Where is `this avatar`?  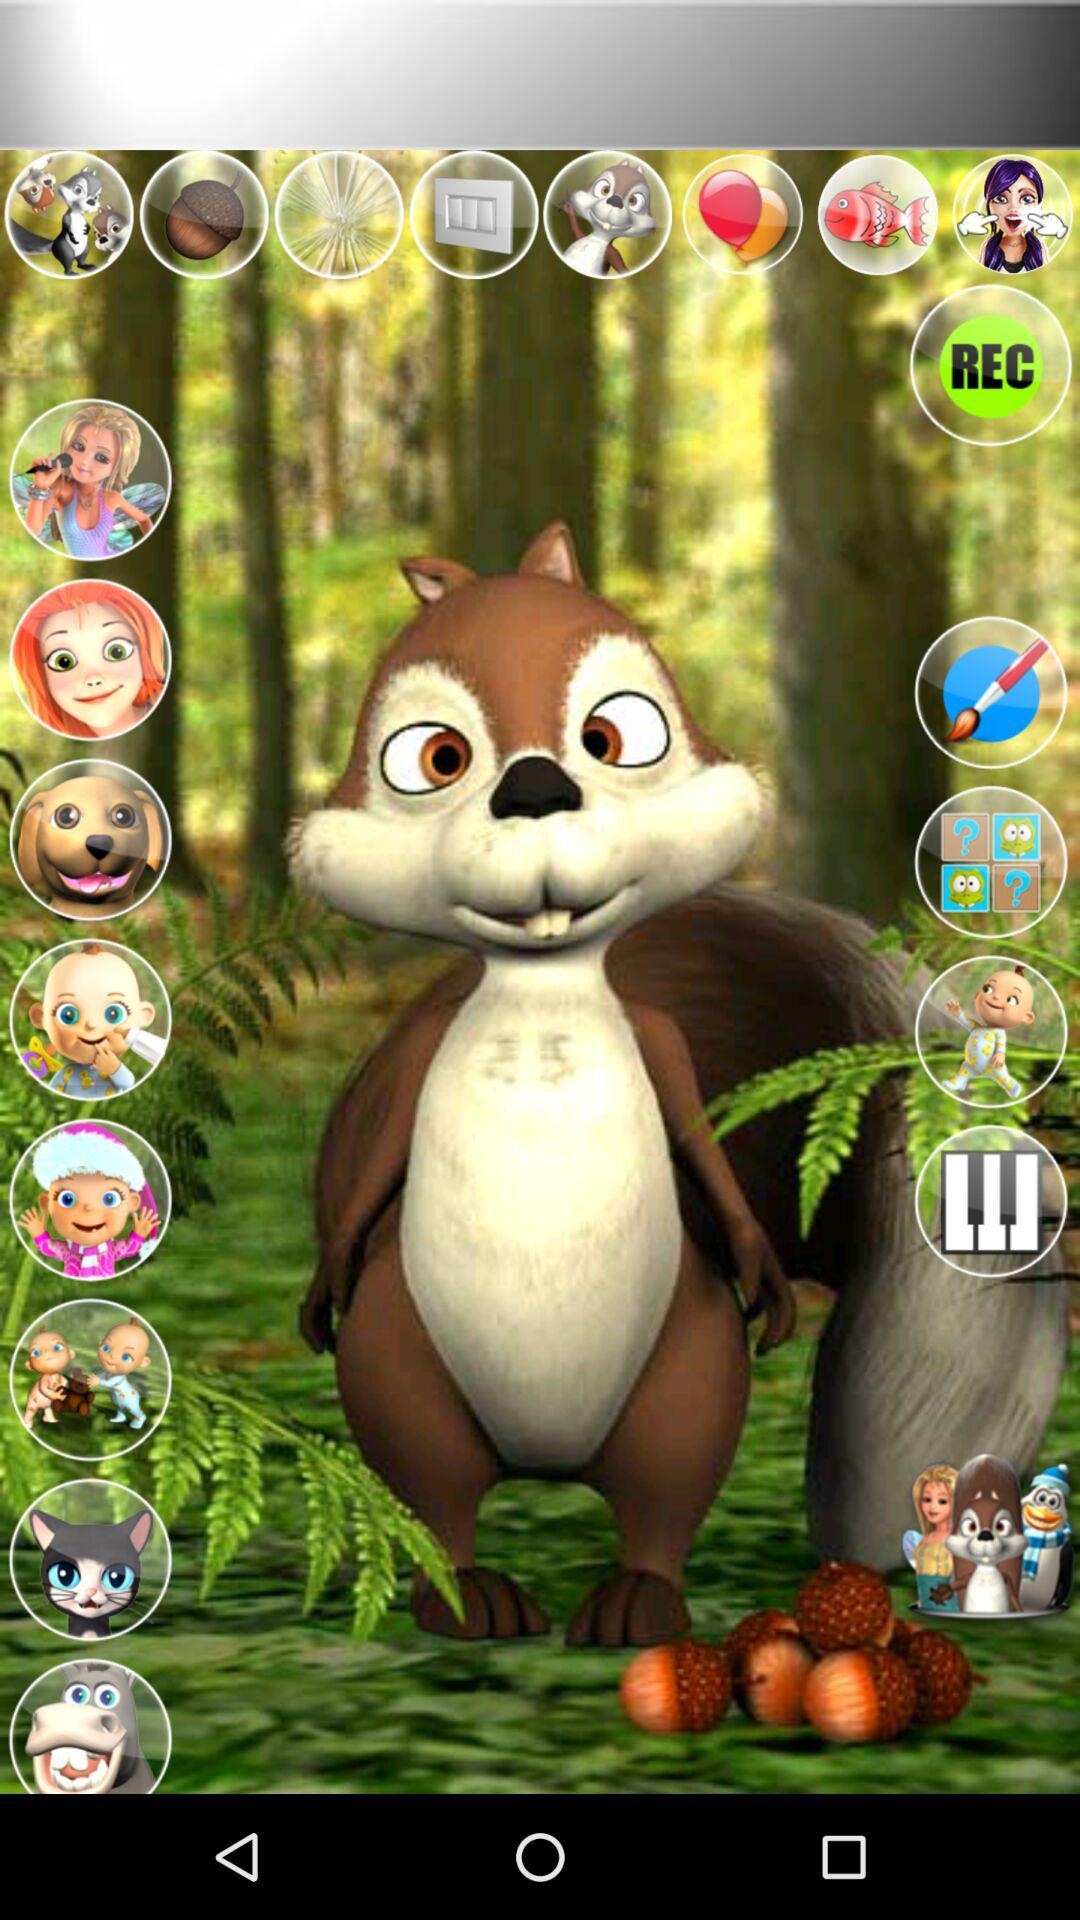 this avatar is located at coordinates (990, 1032).